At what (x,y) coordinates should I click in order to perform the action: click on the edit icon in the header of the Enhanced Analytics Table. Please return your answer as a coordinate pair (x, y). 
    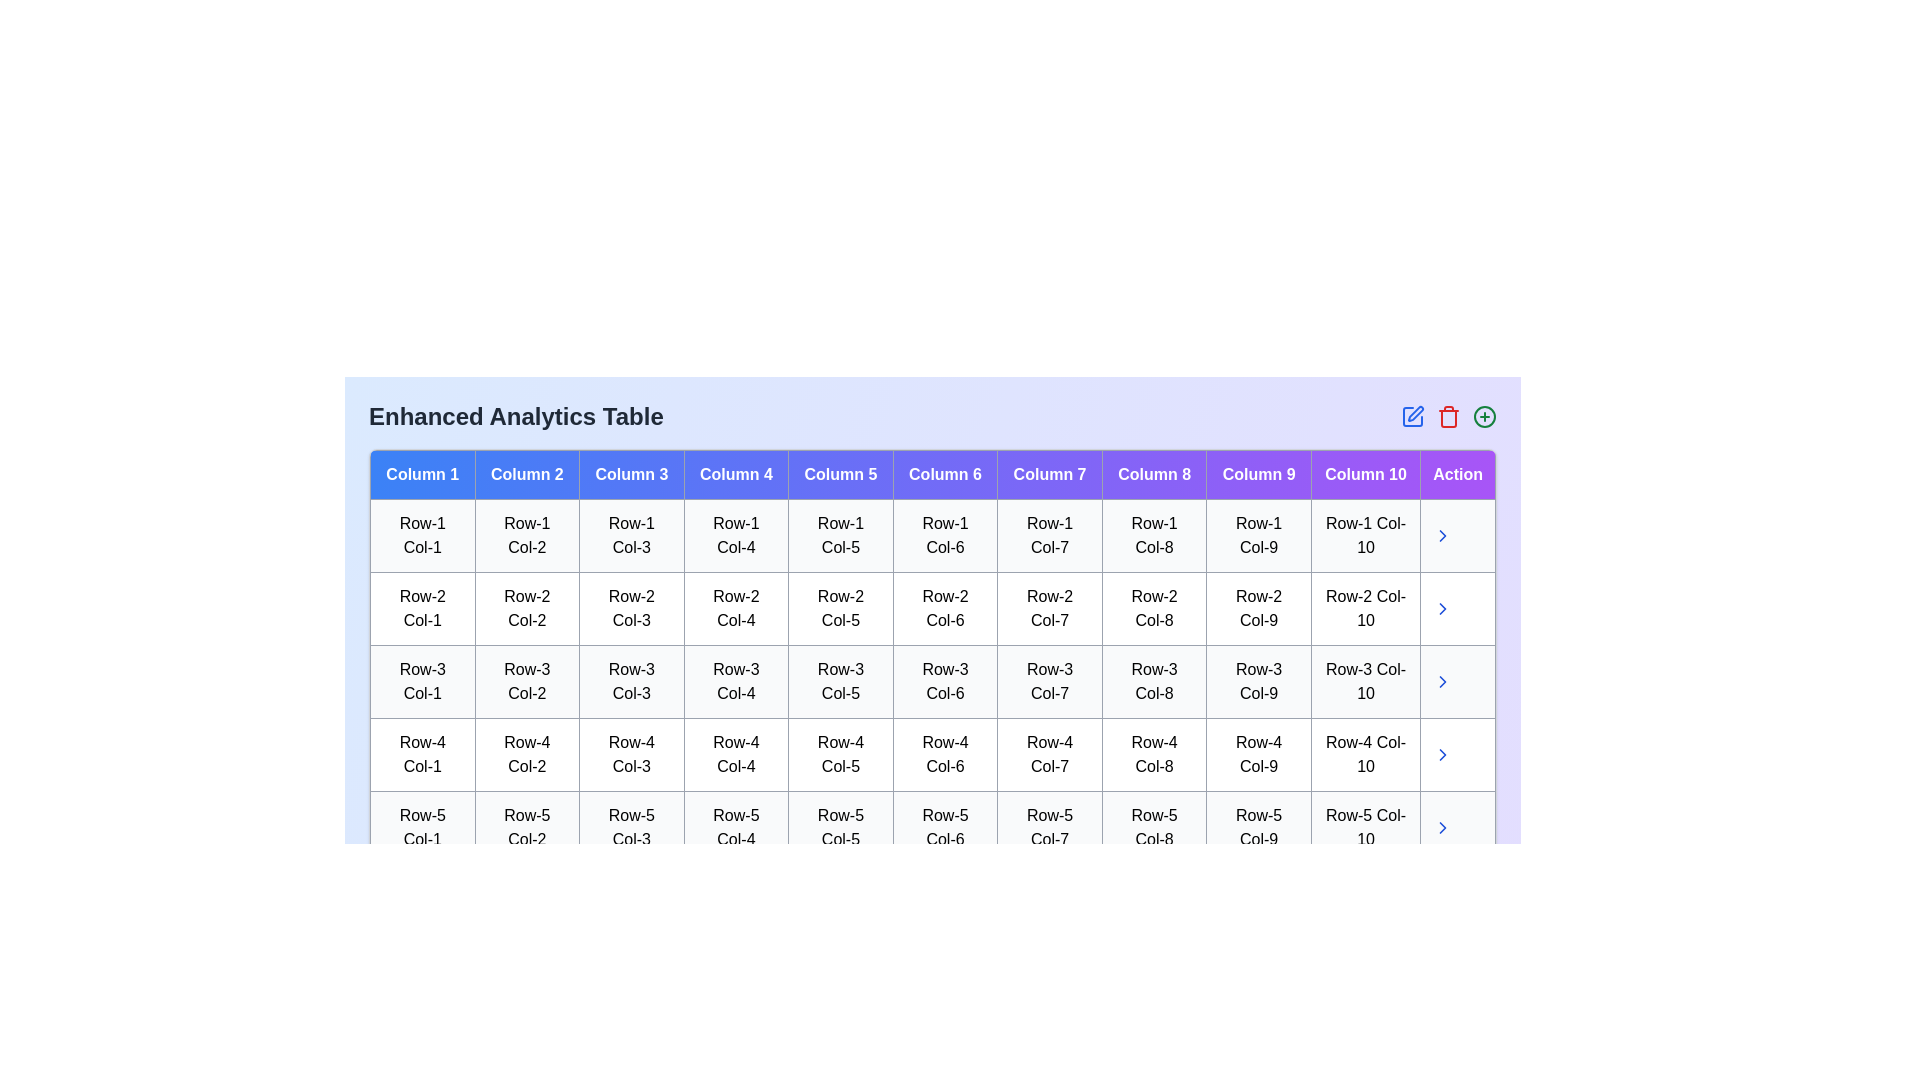
    Looking at the image, I should click on (1411, 415).